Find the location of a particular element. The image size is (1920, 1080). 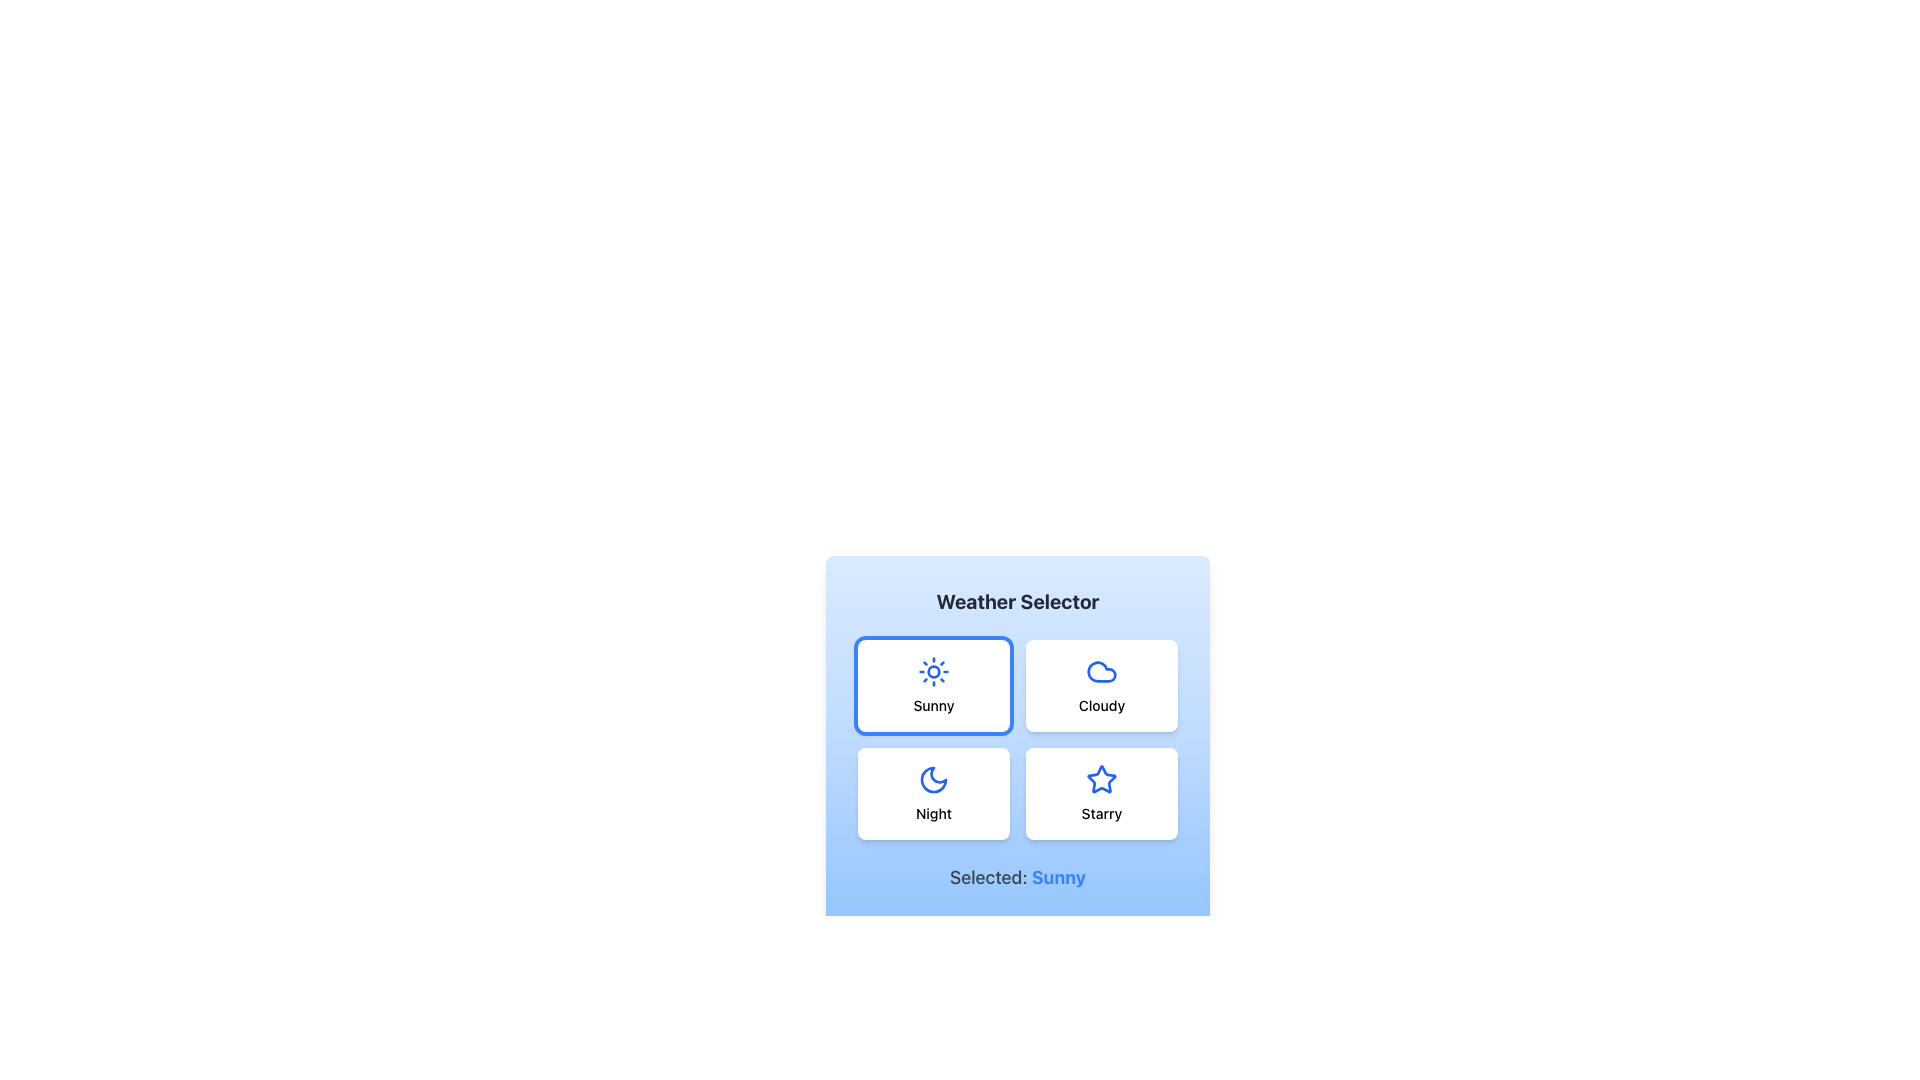

the 'Cloudy' weather mode icon located in the second column and first row of the four-button grid under the 'Weather Selector' header is located at coordinates (1101, 671).